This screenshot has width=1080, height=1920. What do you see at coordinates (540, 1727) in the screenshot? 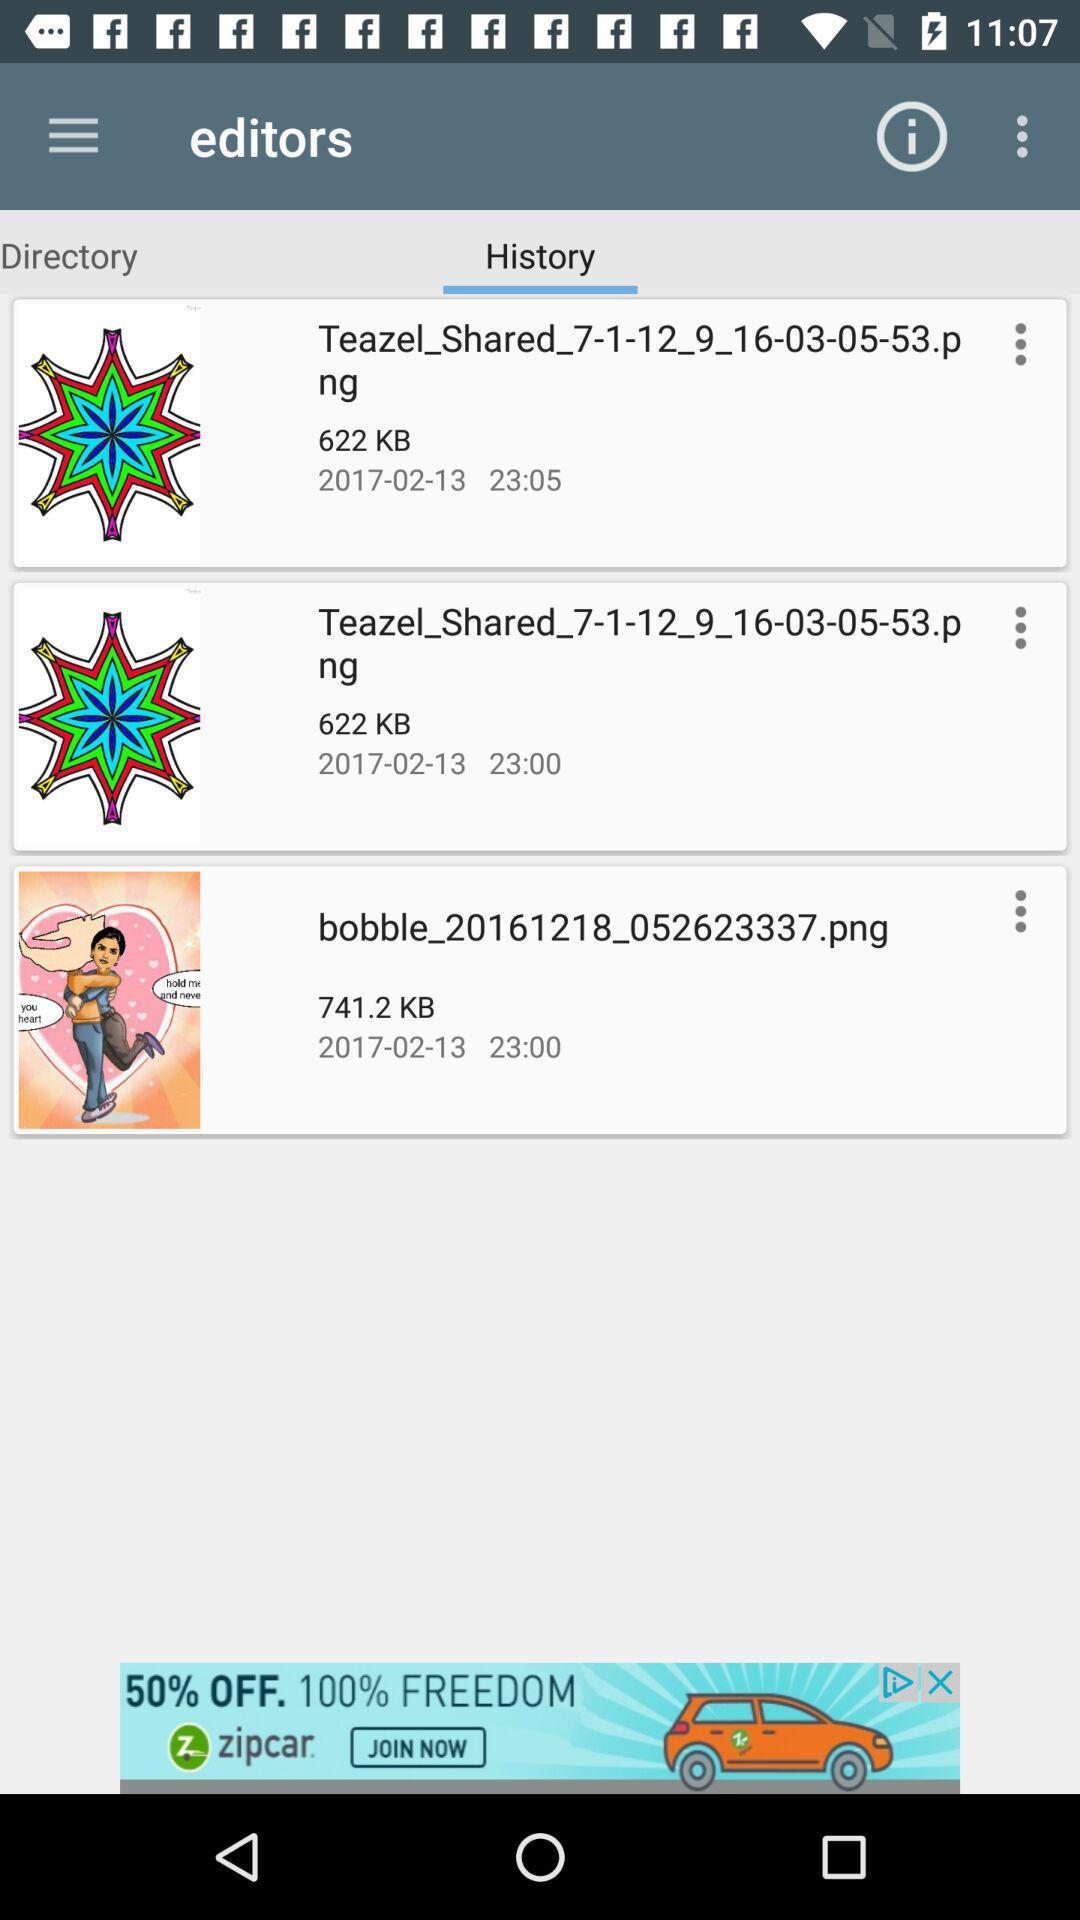
I see `advertisement` at bounding box center [540, 1727].